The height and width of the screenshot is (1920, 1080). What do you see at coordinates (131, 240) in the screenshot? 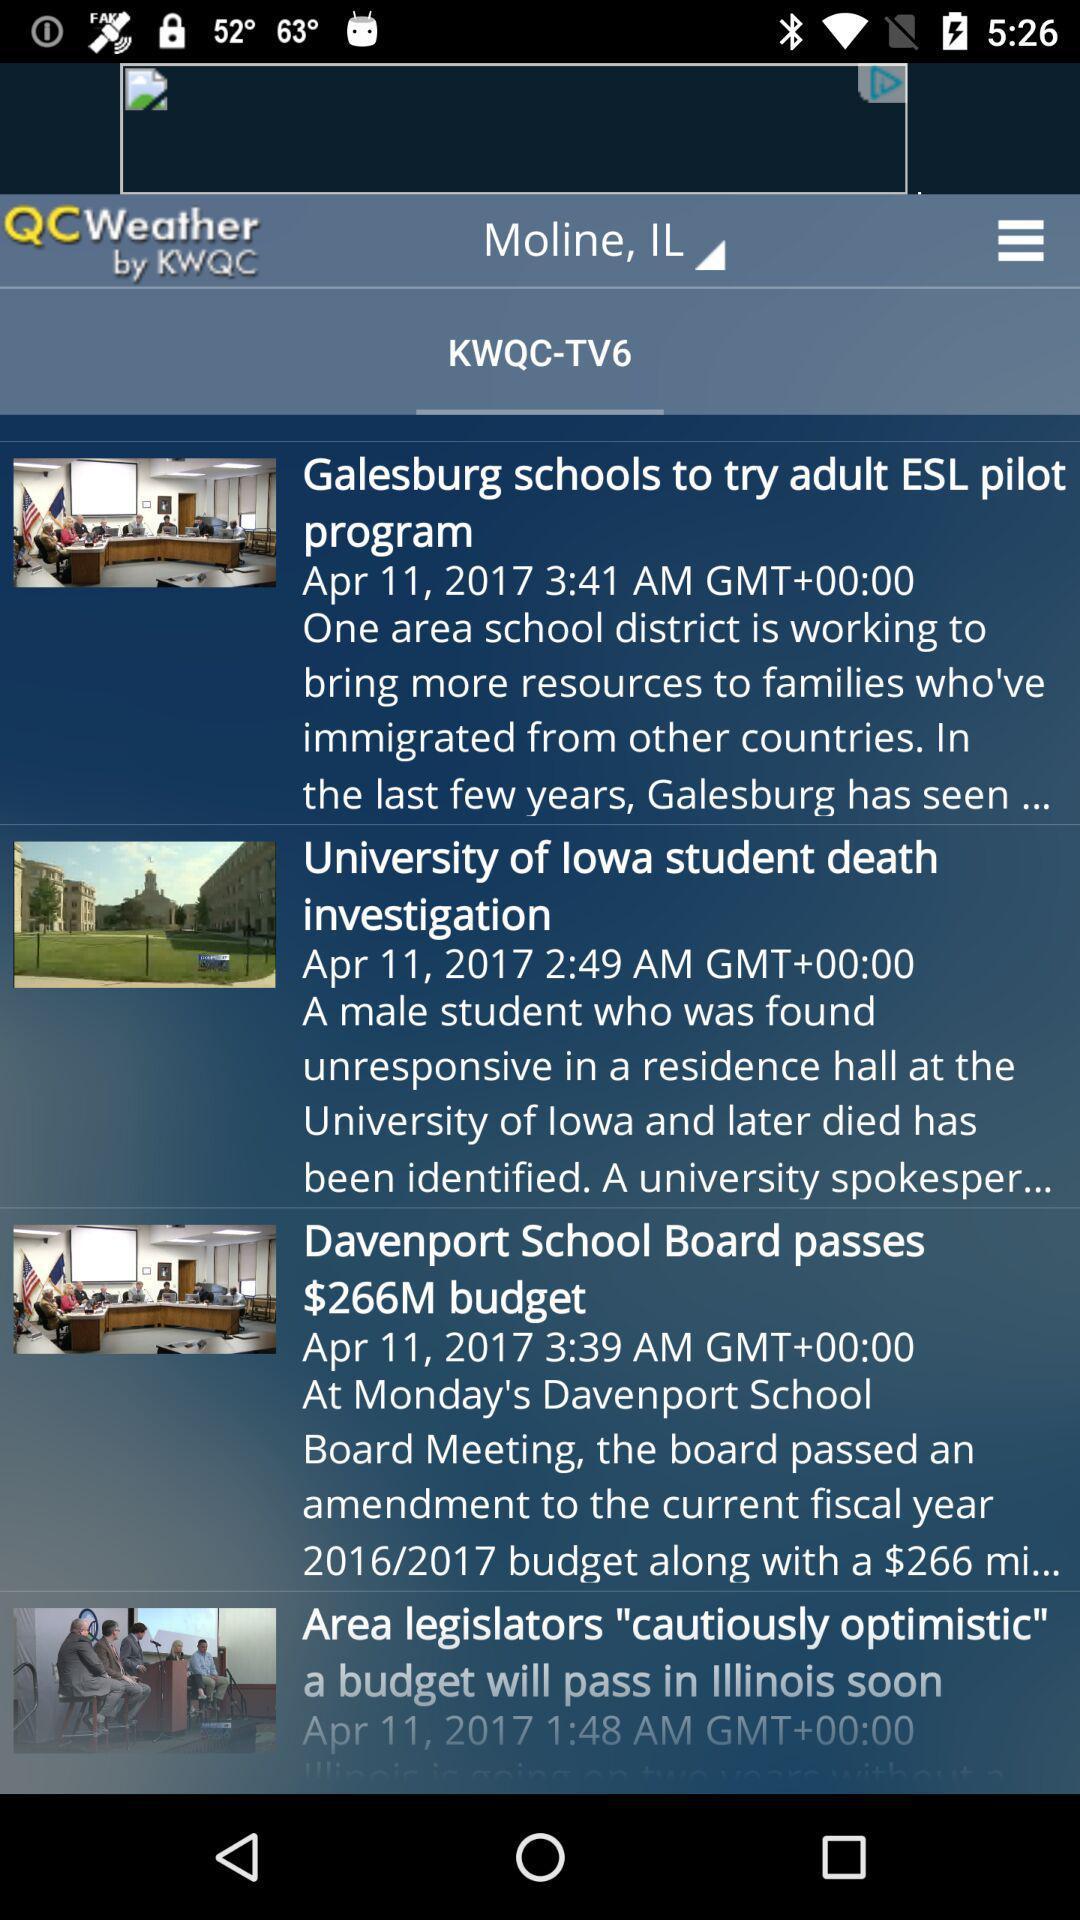
I see `the item to the left of moline, il` at bounding box center [131, 240].